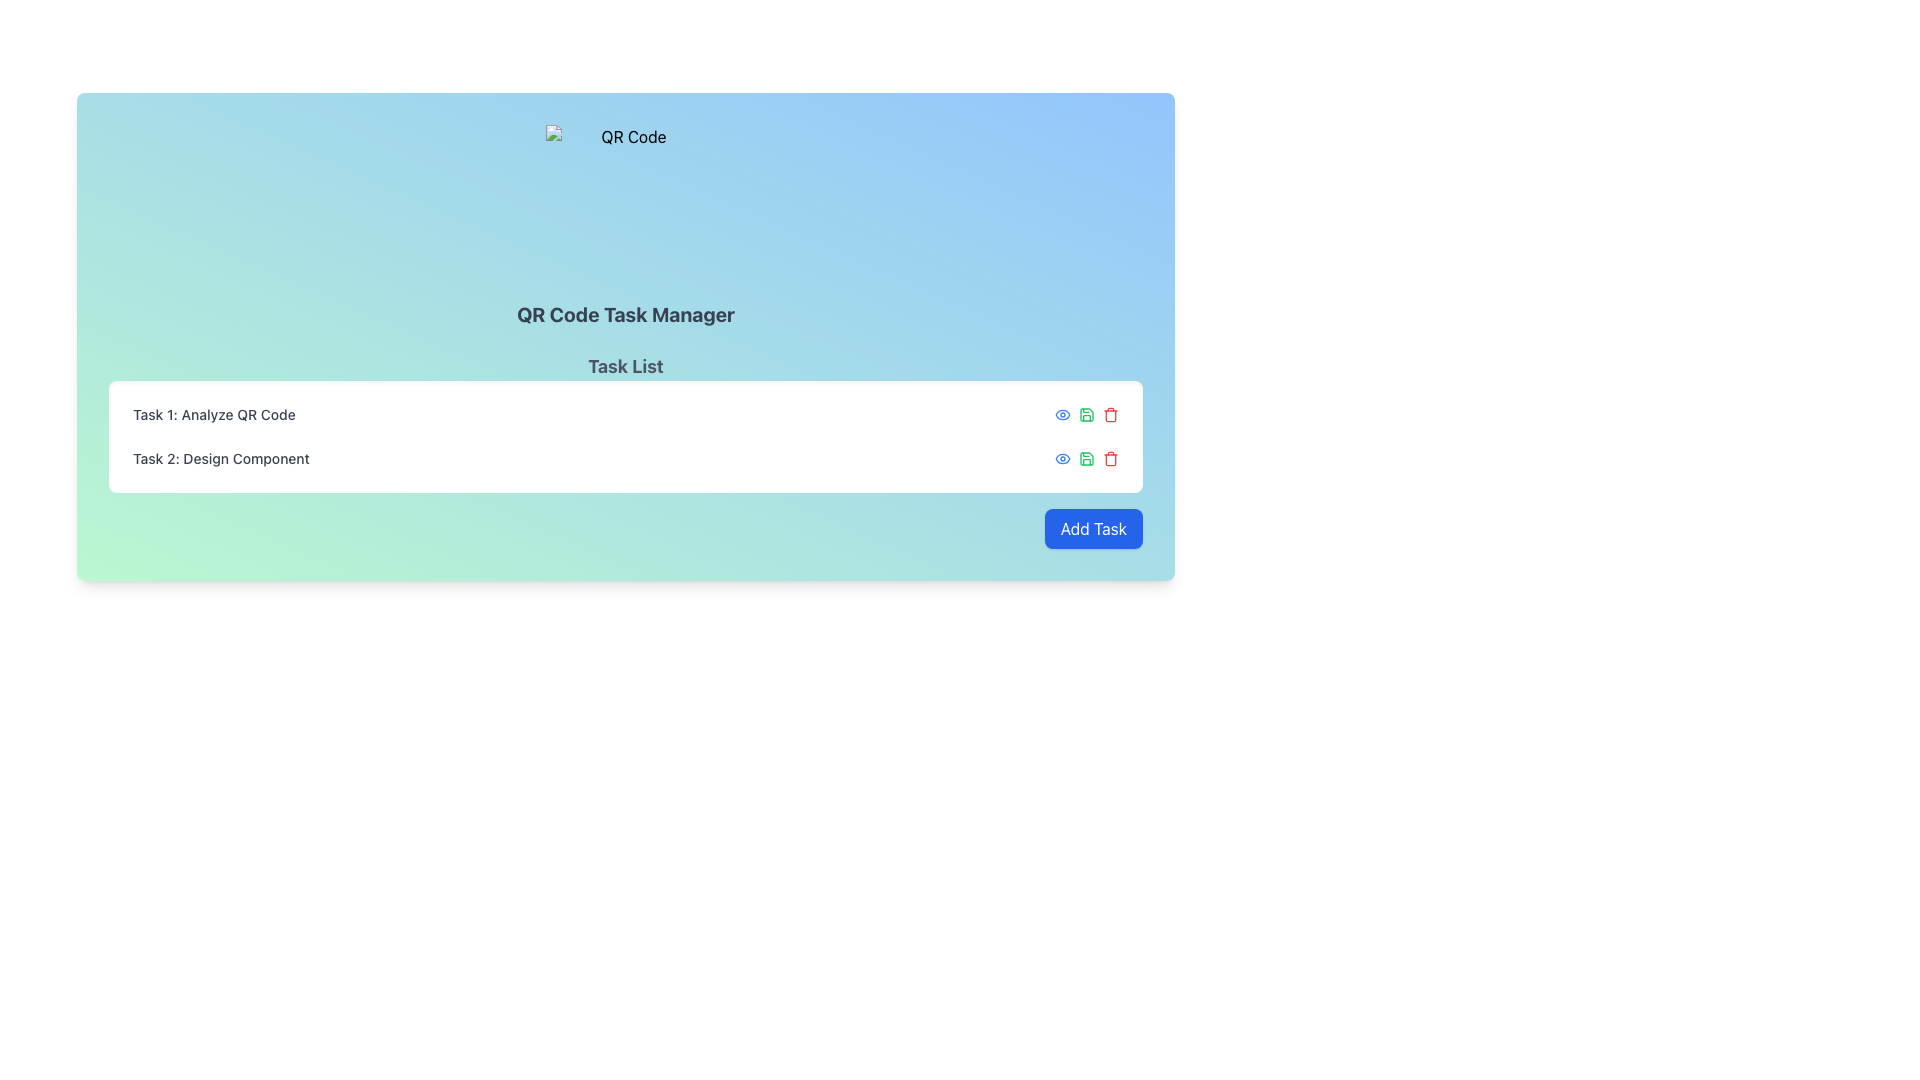 The height and width of the screenshot is (1080, 1920). What do you see at coordinates (1085, 459) in the screenshot?
I see `the small green save-icon button resembling a floppy disk located in the Actions column of the second task row ('Task 2: Design Component') to potentially display a tooltip` at bounding box center [1085, 459].